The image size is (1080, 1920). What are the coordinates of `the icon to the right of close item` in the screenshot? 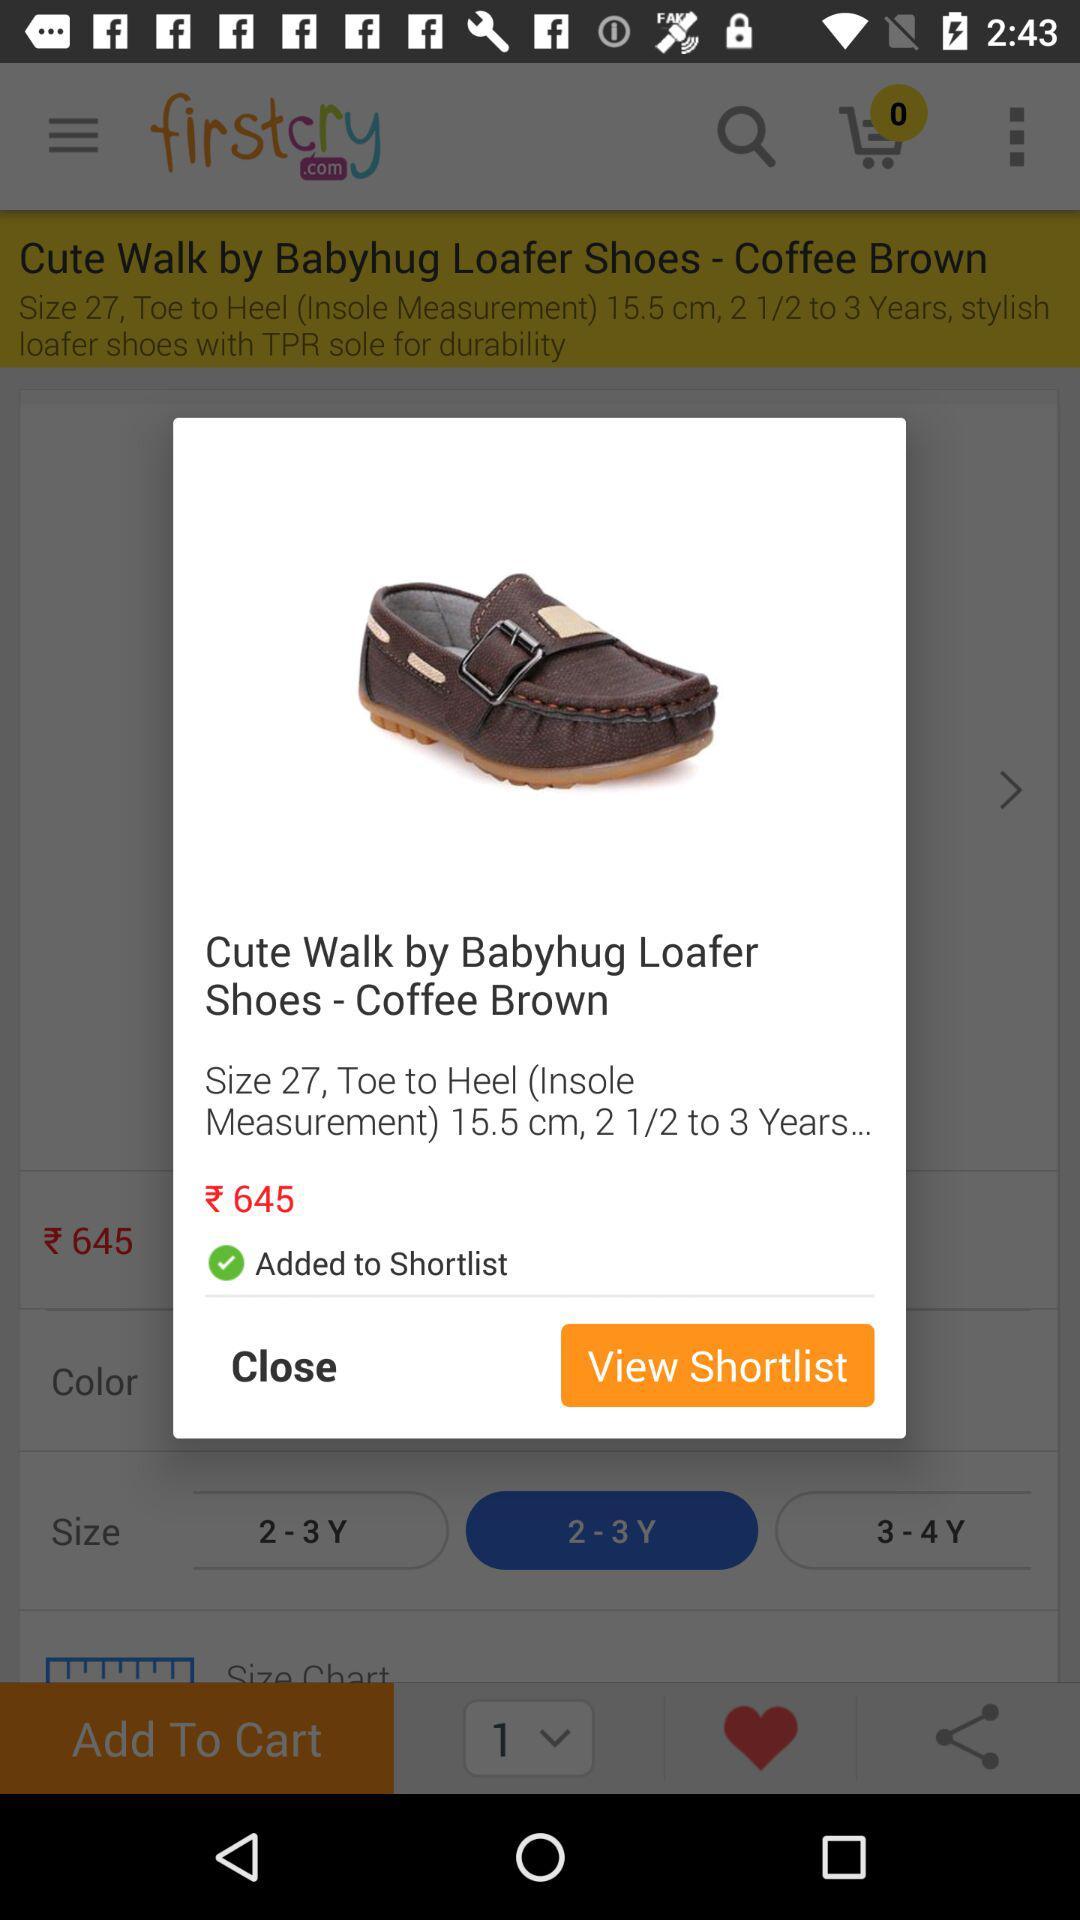 It's located at (716, 1364).